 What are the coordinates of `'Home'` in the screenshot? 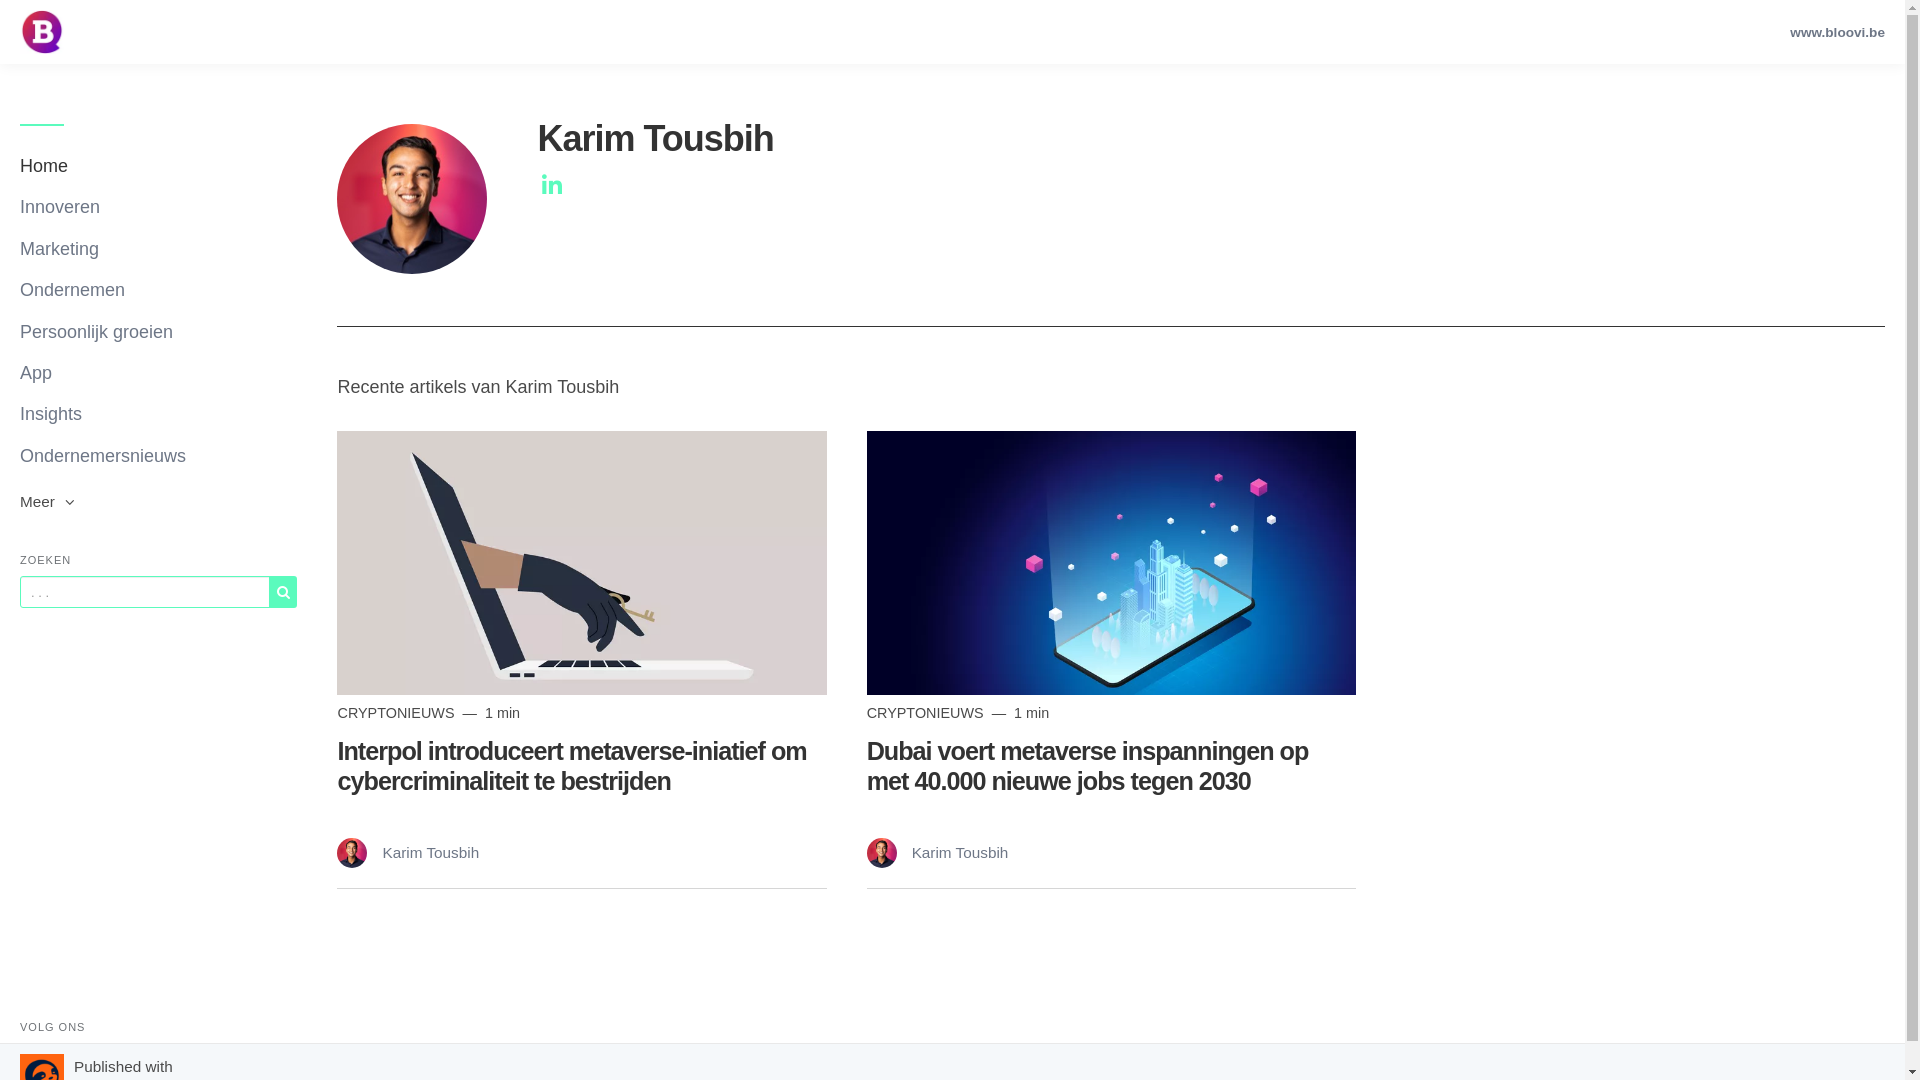 It's located at (157, 165).